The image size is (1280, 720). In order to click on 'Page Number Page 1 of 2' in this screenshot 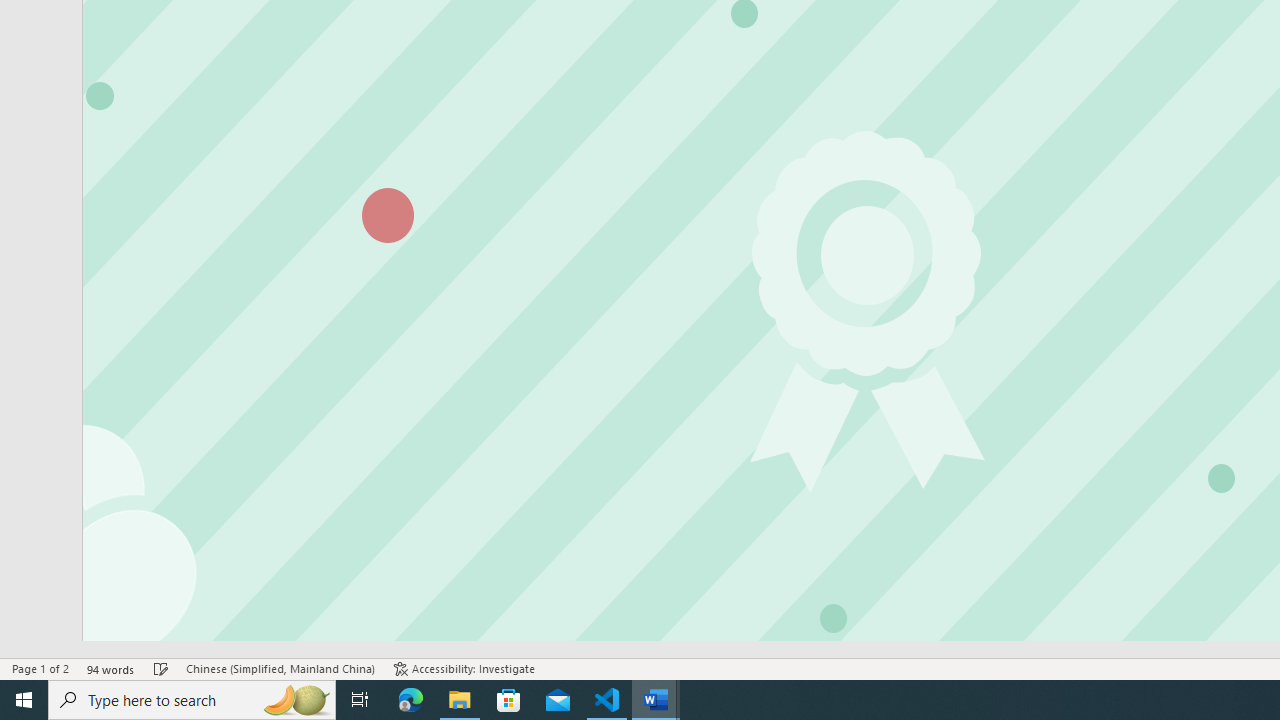, I will do `click(40, 669)`.